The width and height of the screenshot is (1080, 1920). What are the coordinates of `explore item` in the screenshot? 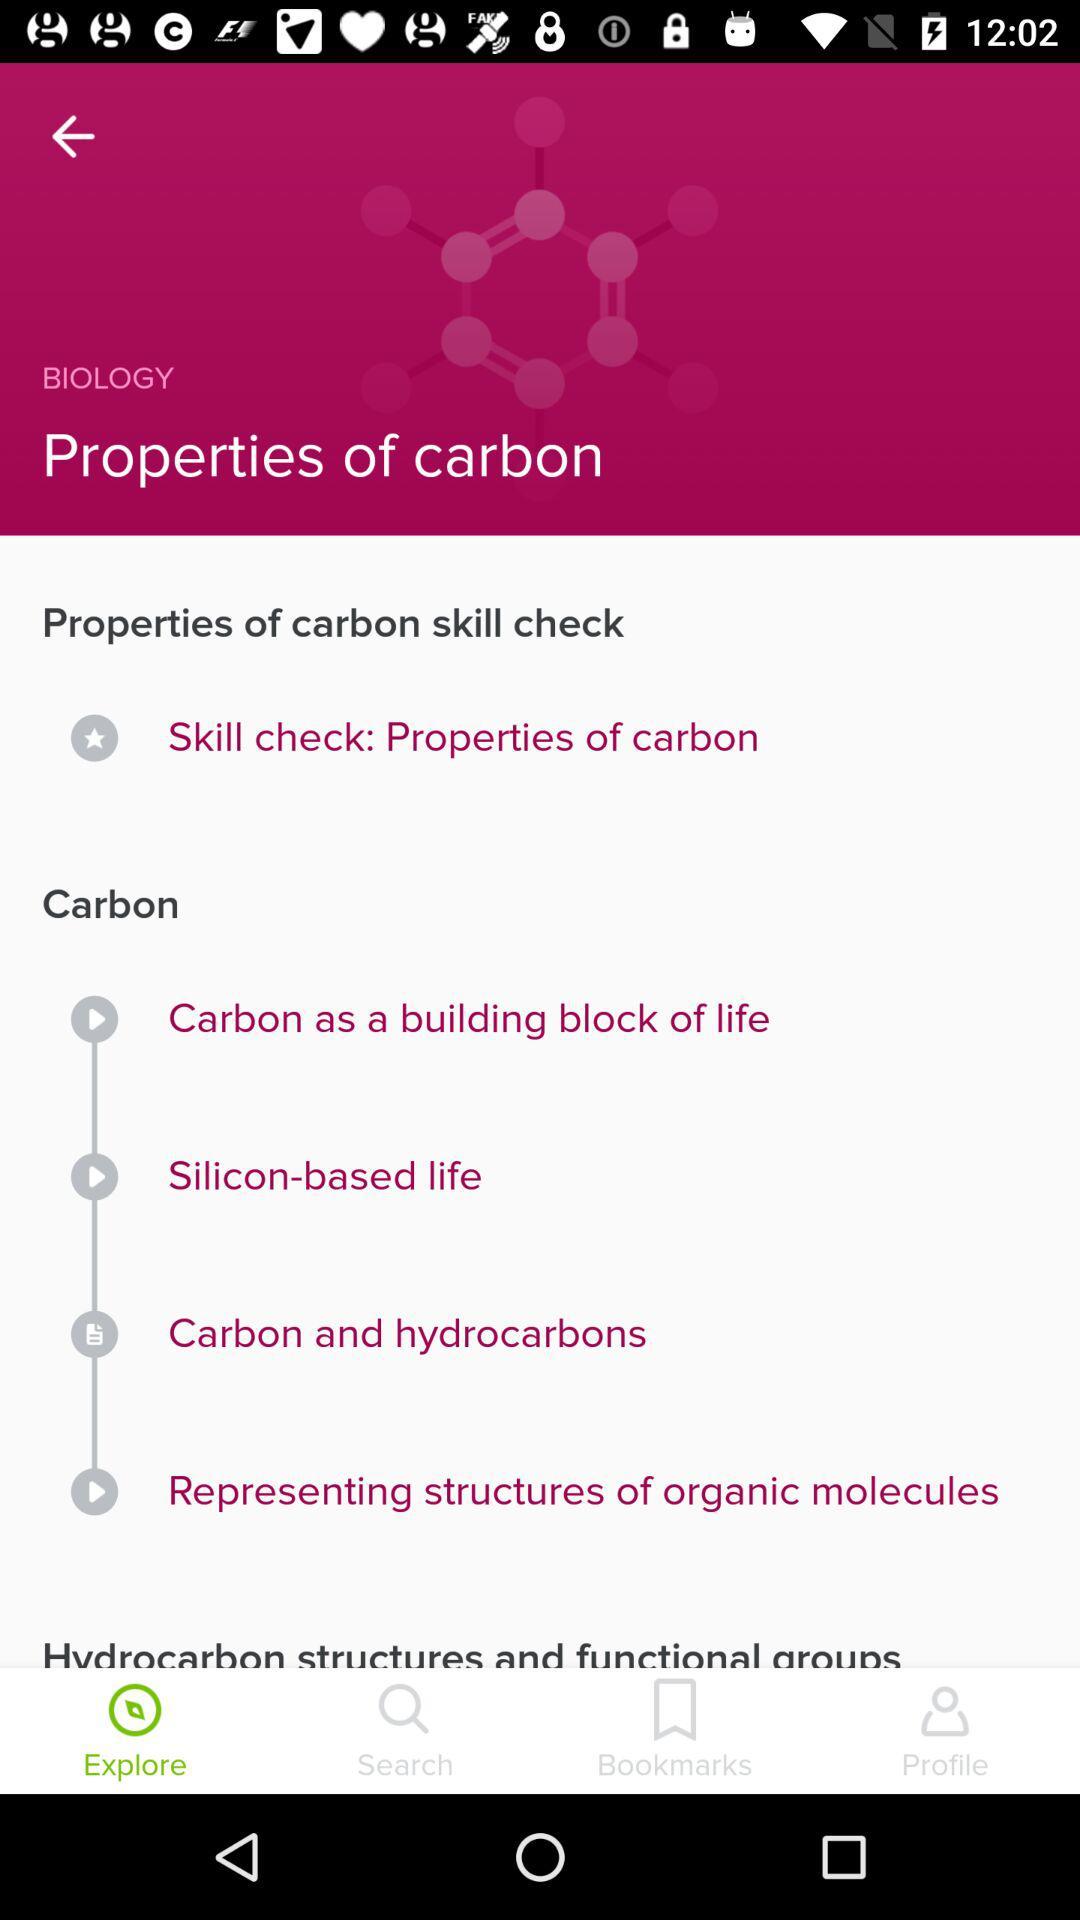 It's located at (135, 1732).